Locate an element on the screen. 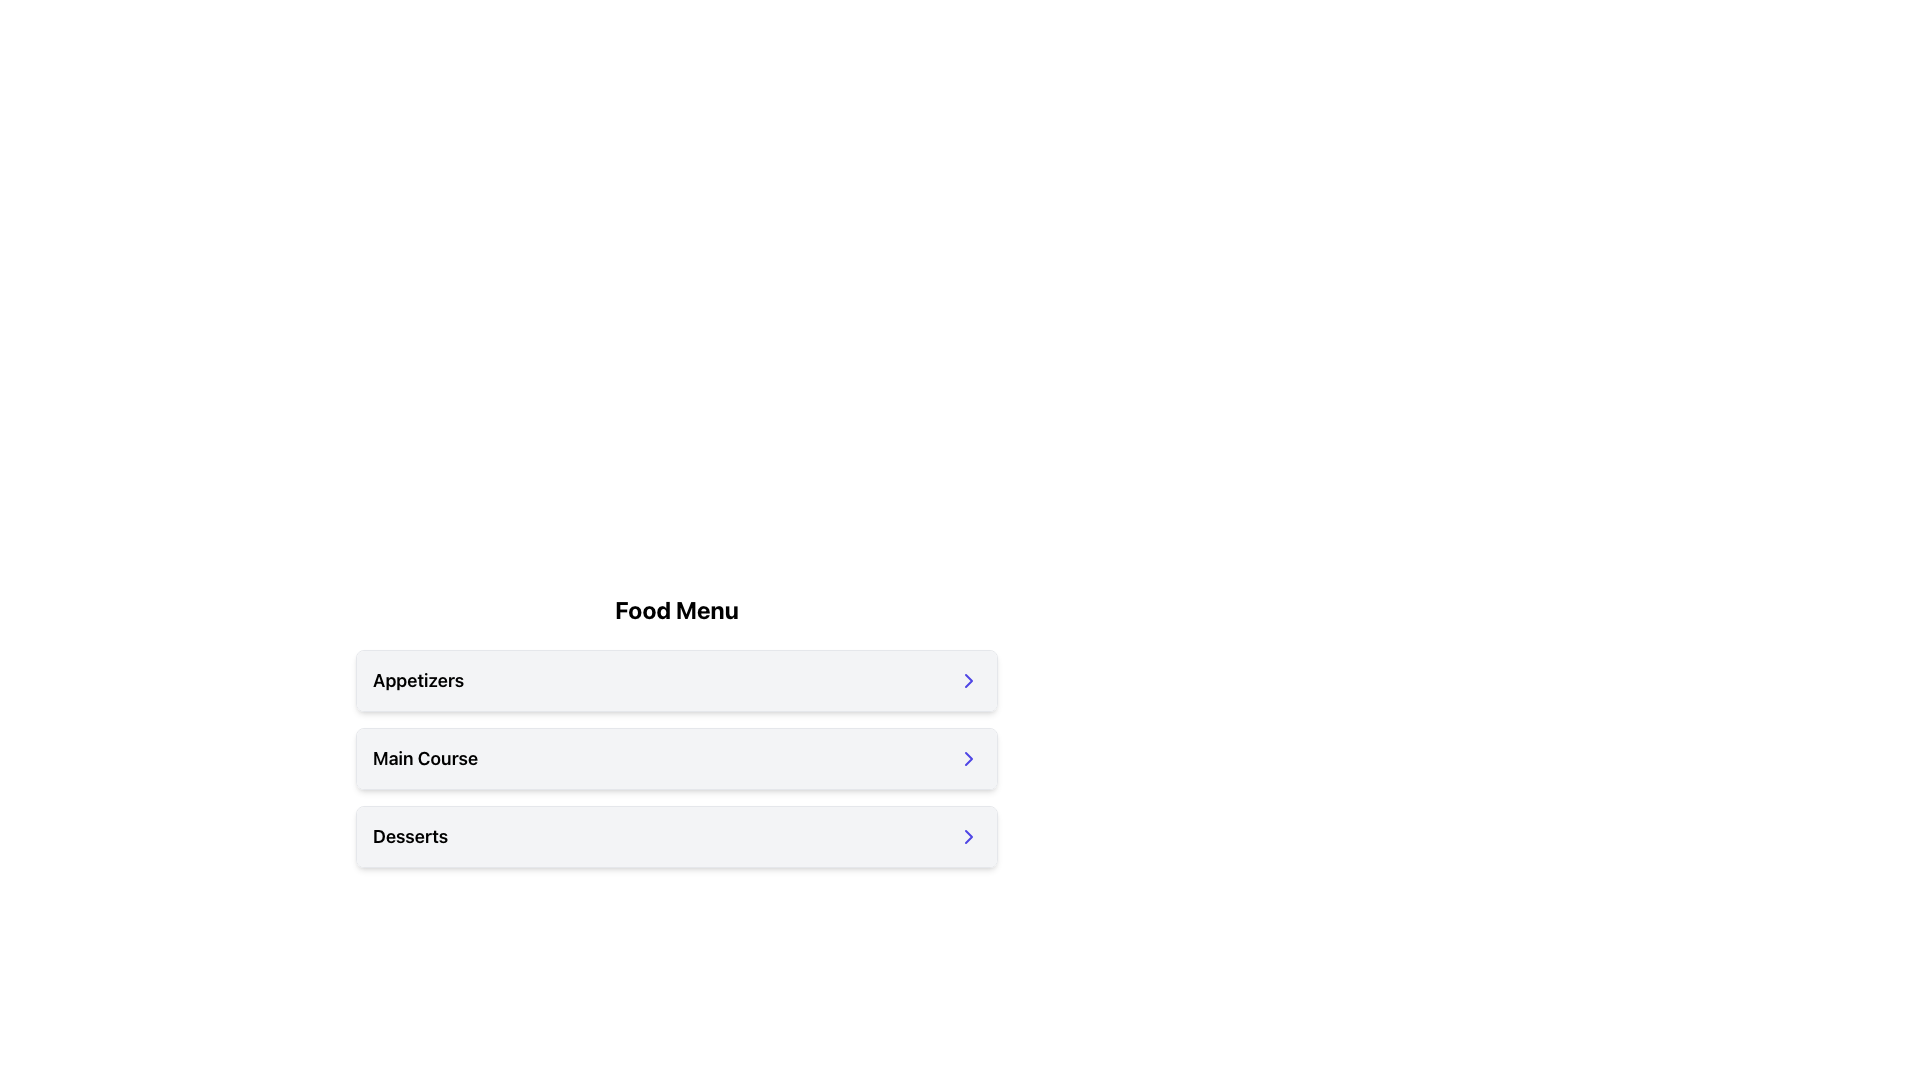 The image size is (1920, 1080). the right-pointing indigo chevron icon located at the far right of the 'Appetizers' row is located at coordinates (969, 680).